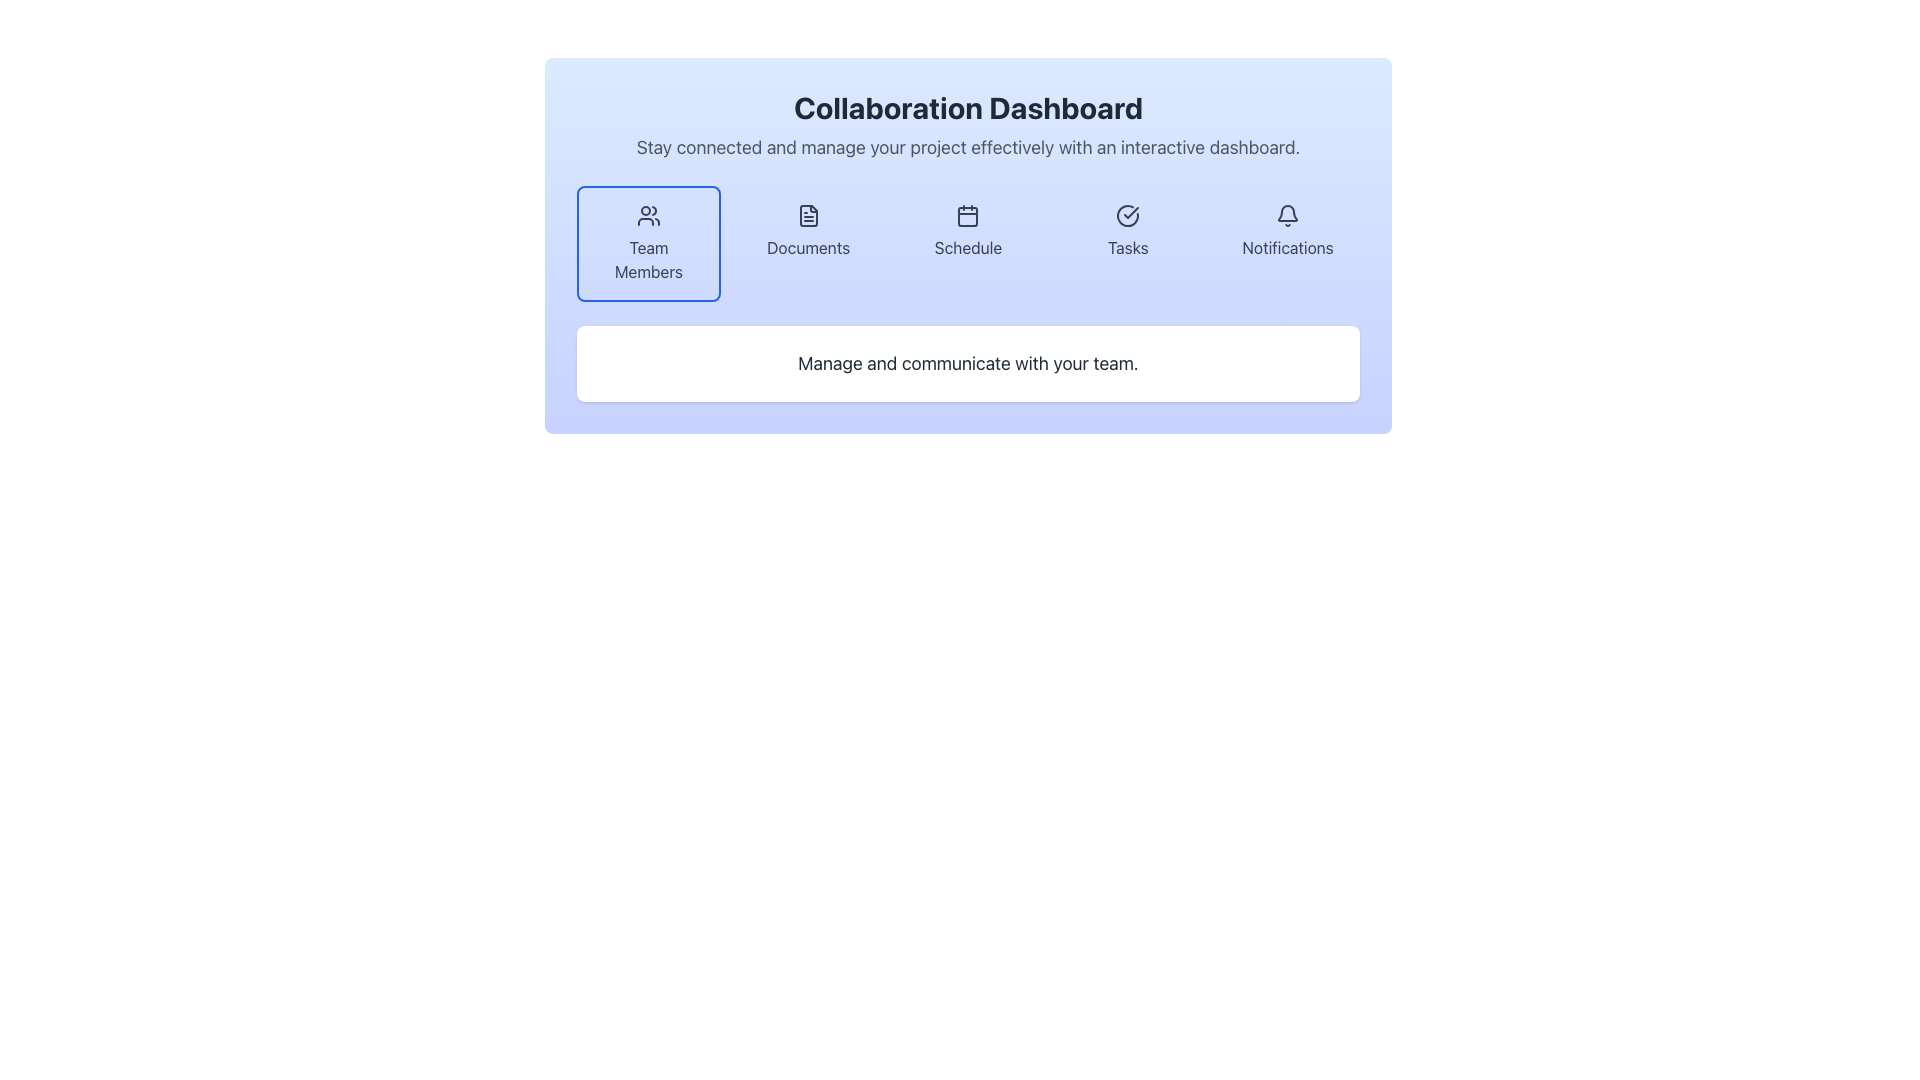  I want to click on the first button in the horizontal navigation grid, so click(648, 242).